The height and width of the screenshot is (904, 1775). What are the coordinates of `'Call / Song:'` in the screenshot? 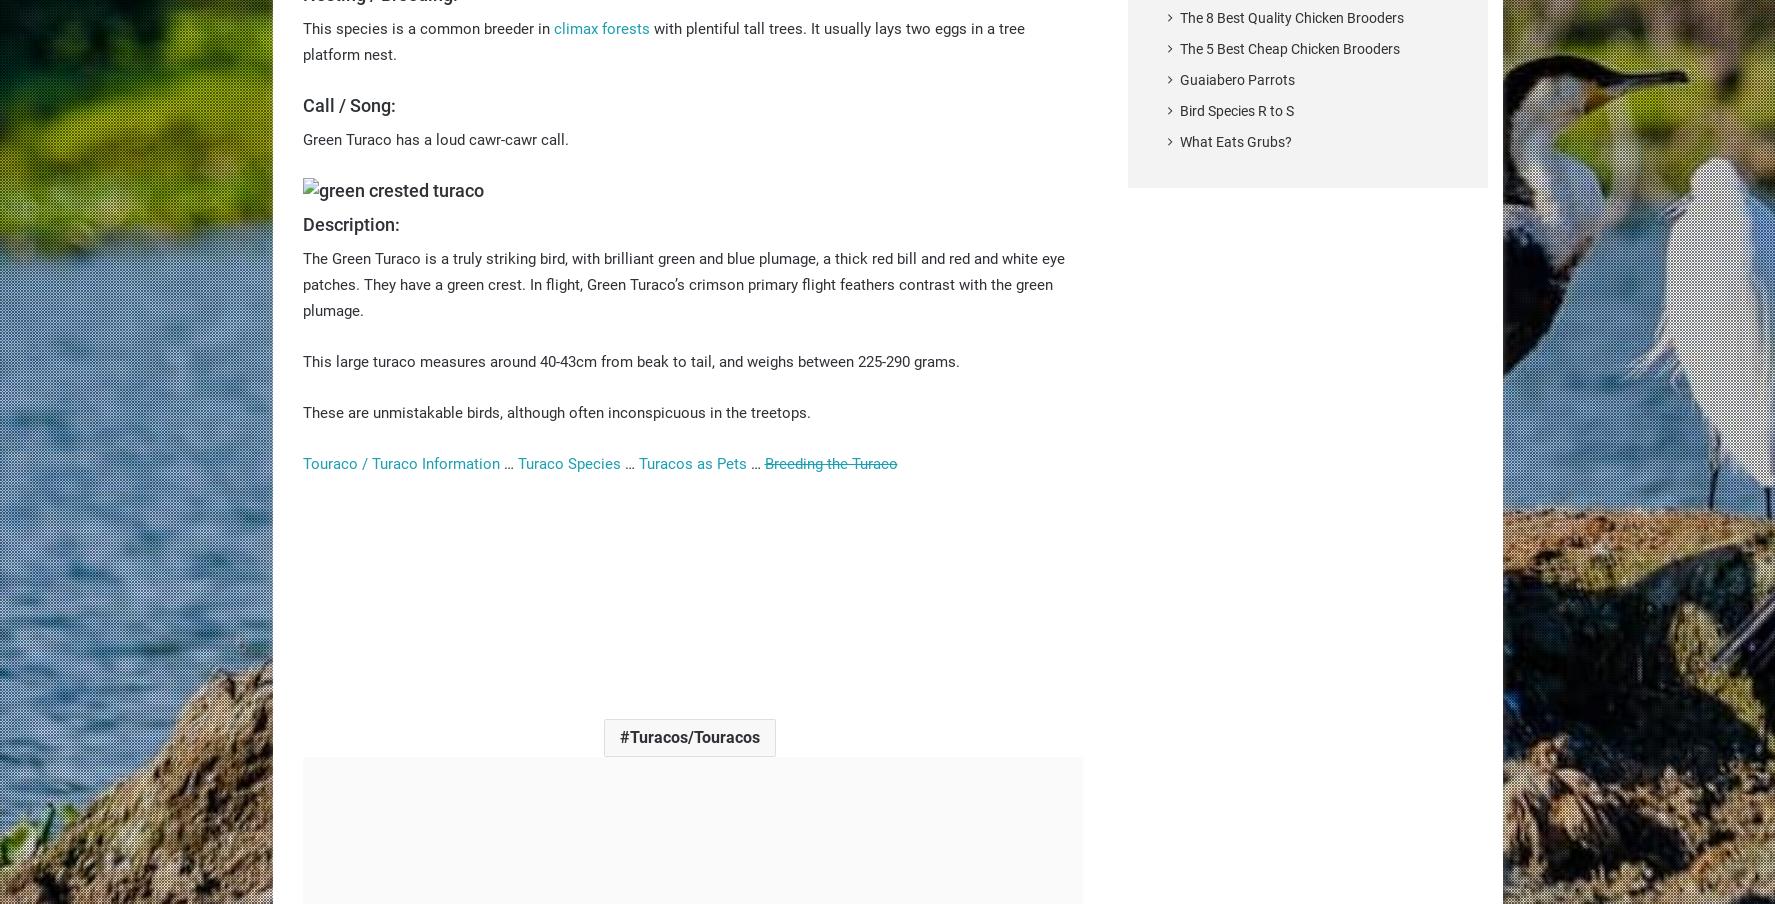 It's located at (347, 104).